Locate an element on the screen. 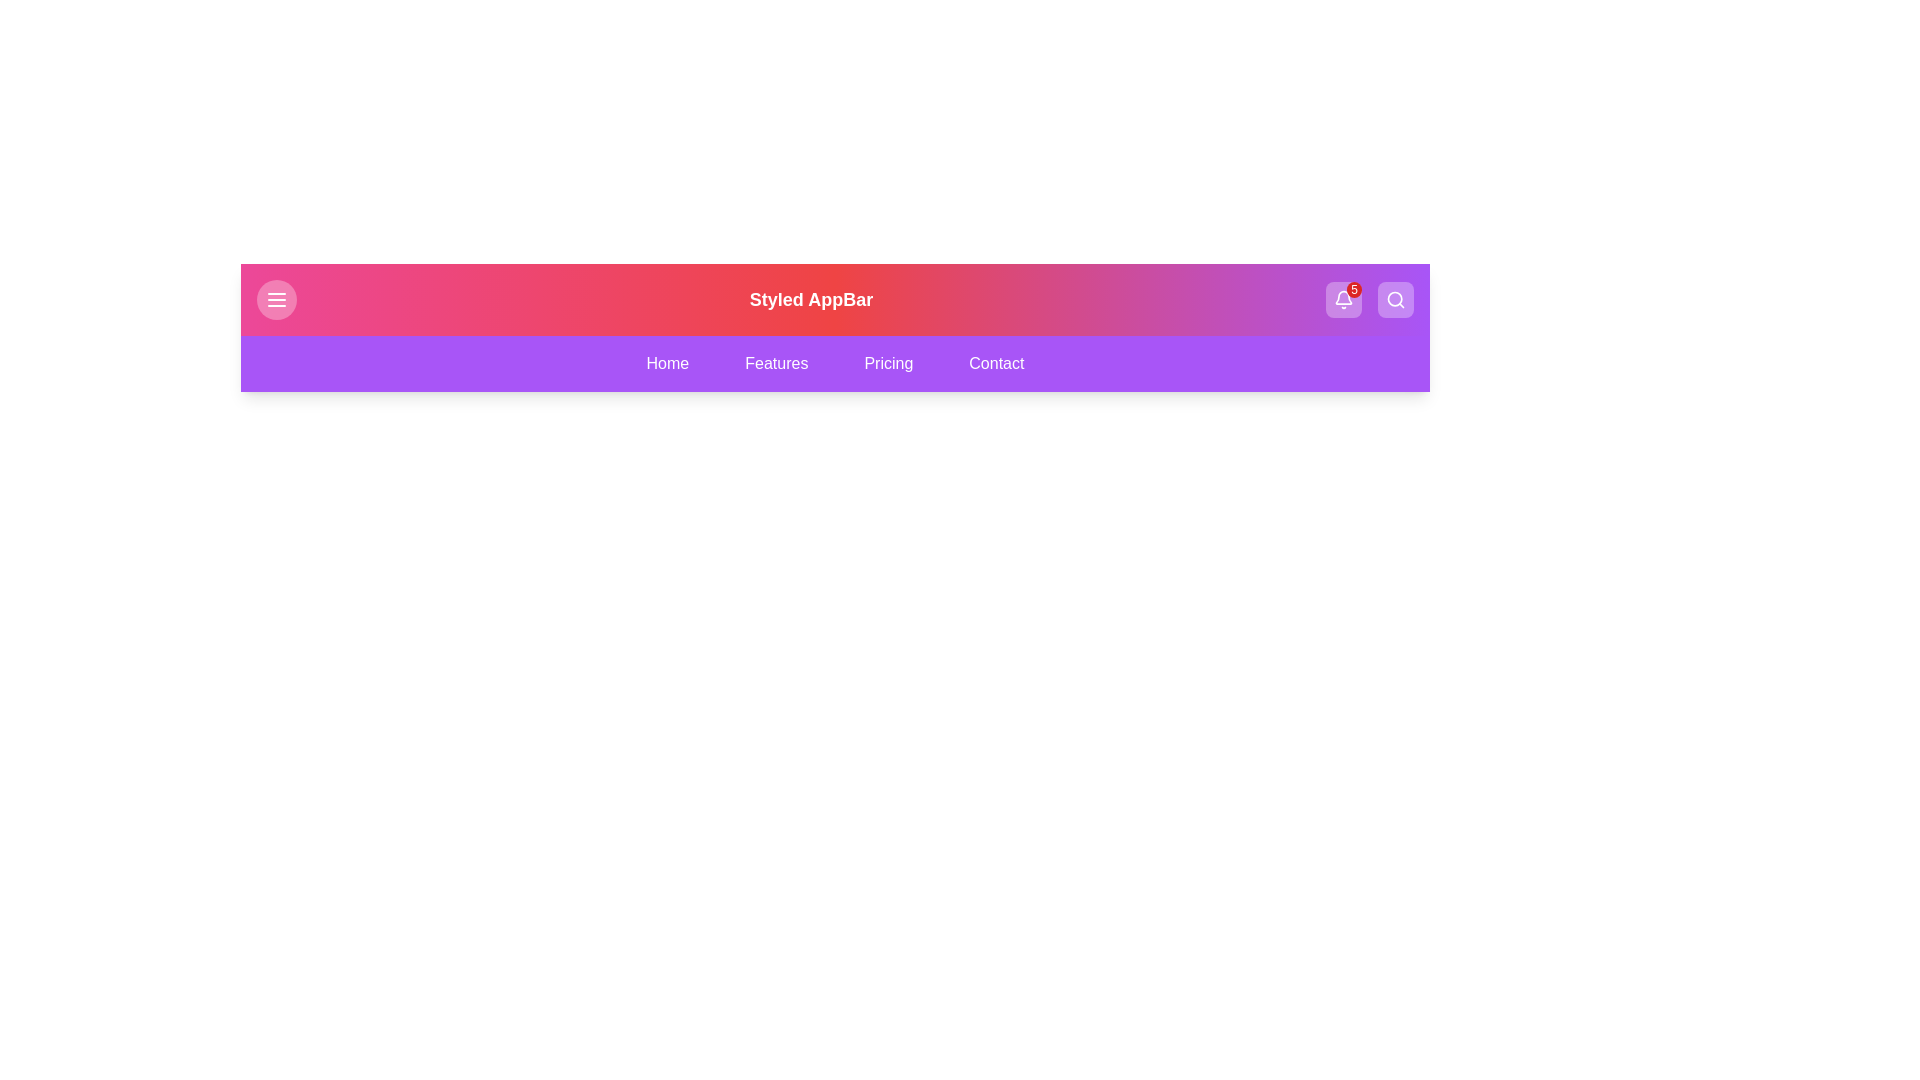 Image resolution: width=1920 pixels, height=1080 pixels. notification button in the StyledAppBar component is located at coordinates (1344, 300).